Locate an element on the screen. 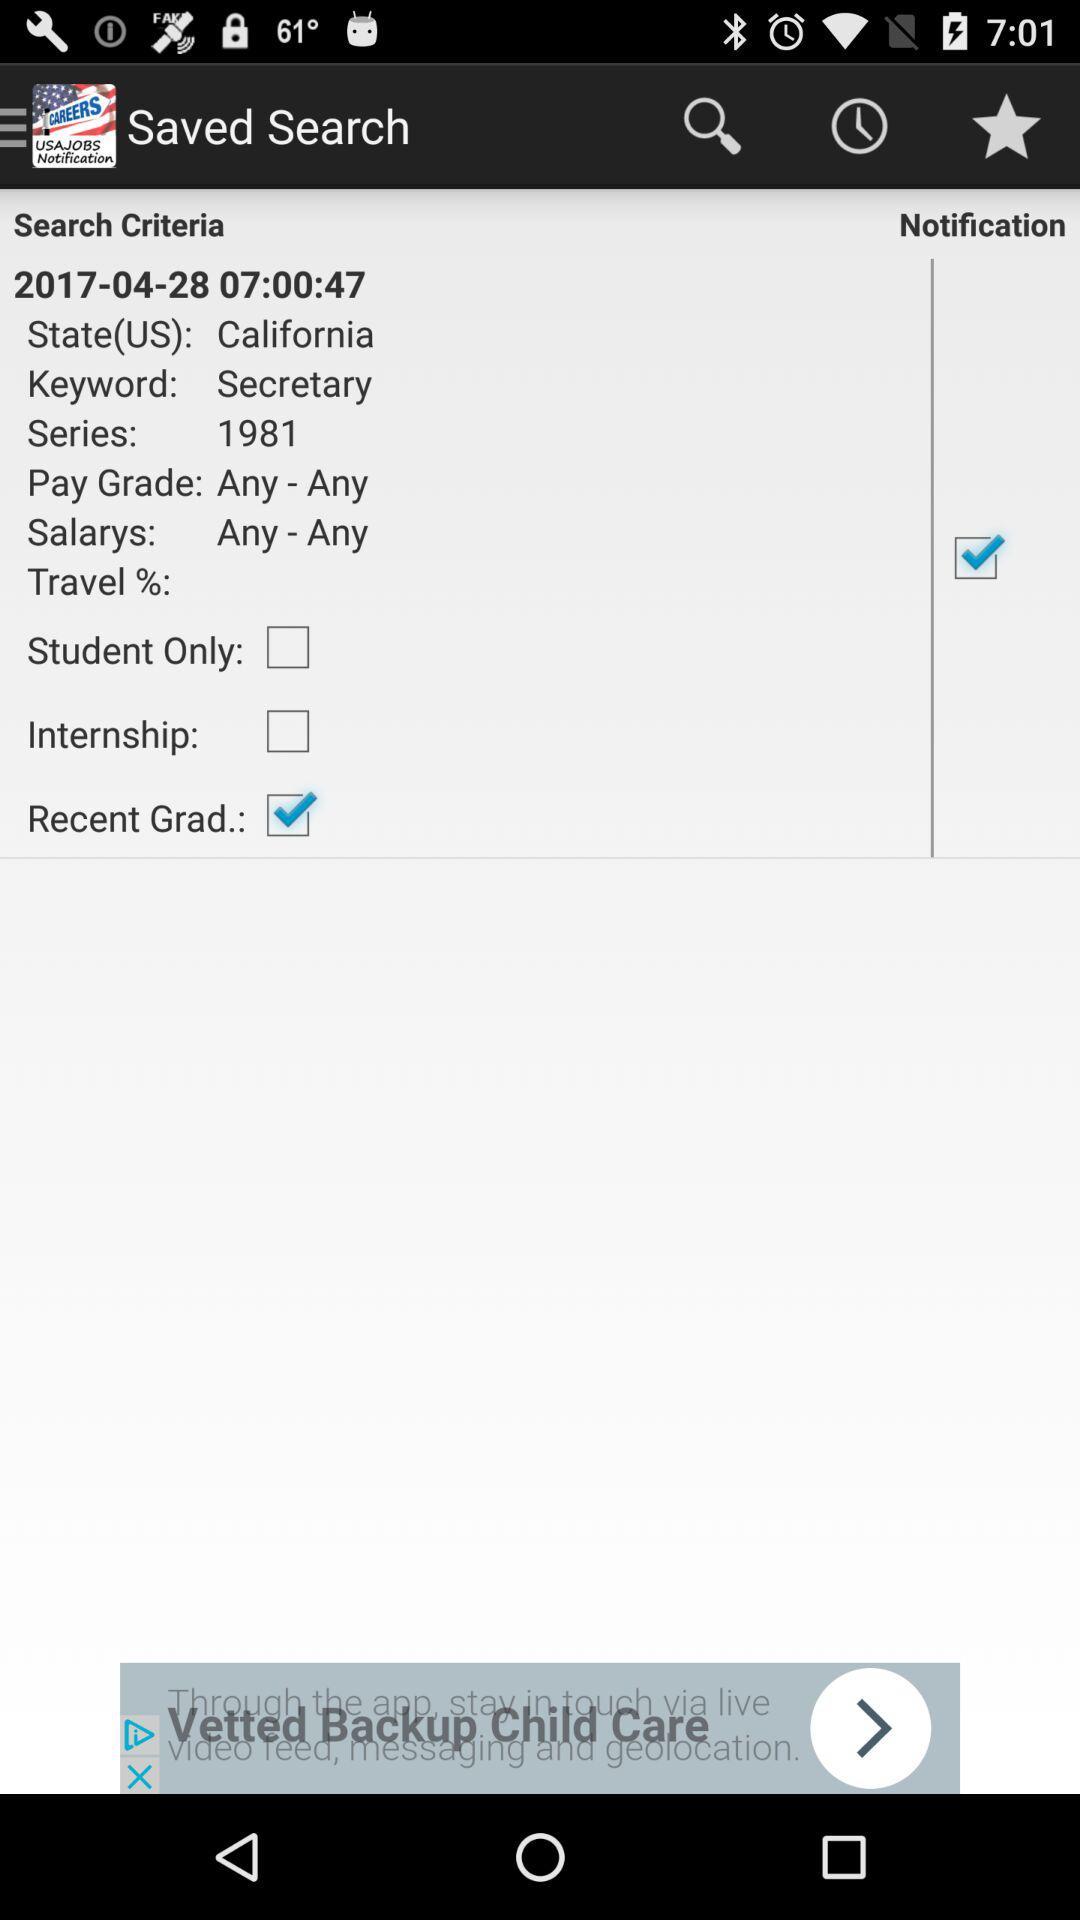 This screenshot has width=1080, height=1920. notification on button is located at coordinates (1006, 557).